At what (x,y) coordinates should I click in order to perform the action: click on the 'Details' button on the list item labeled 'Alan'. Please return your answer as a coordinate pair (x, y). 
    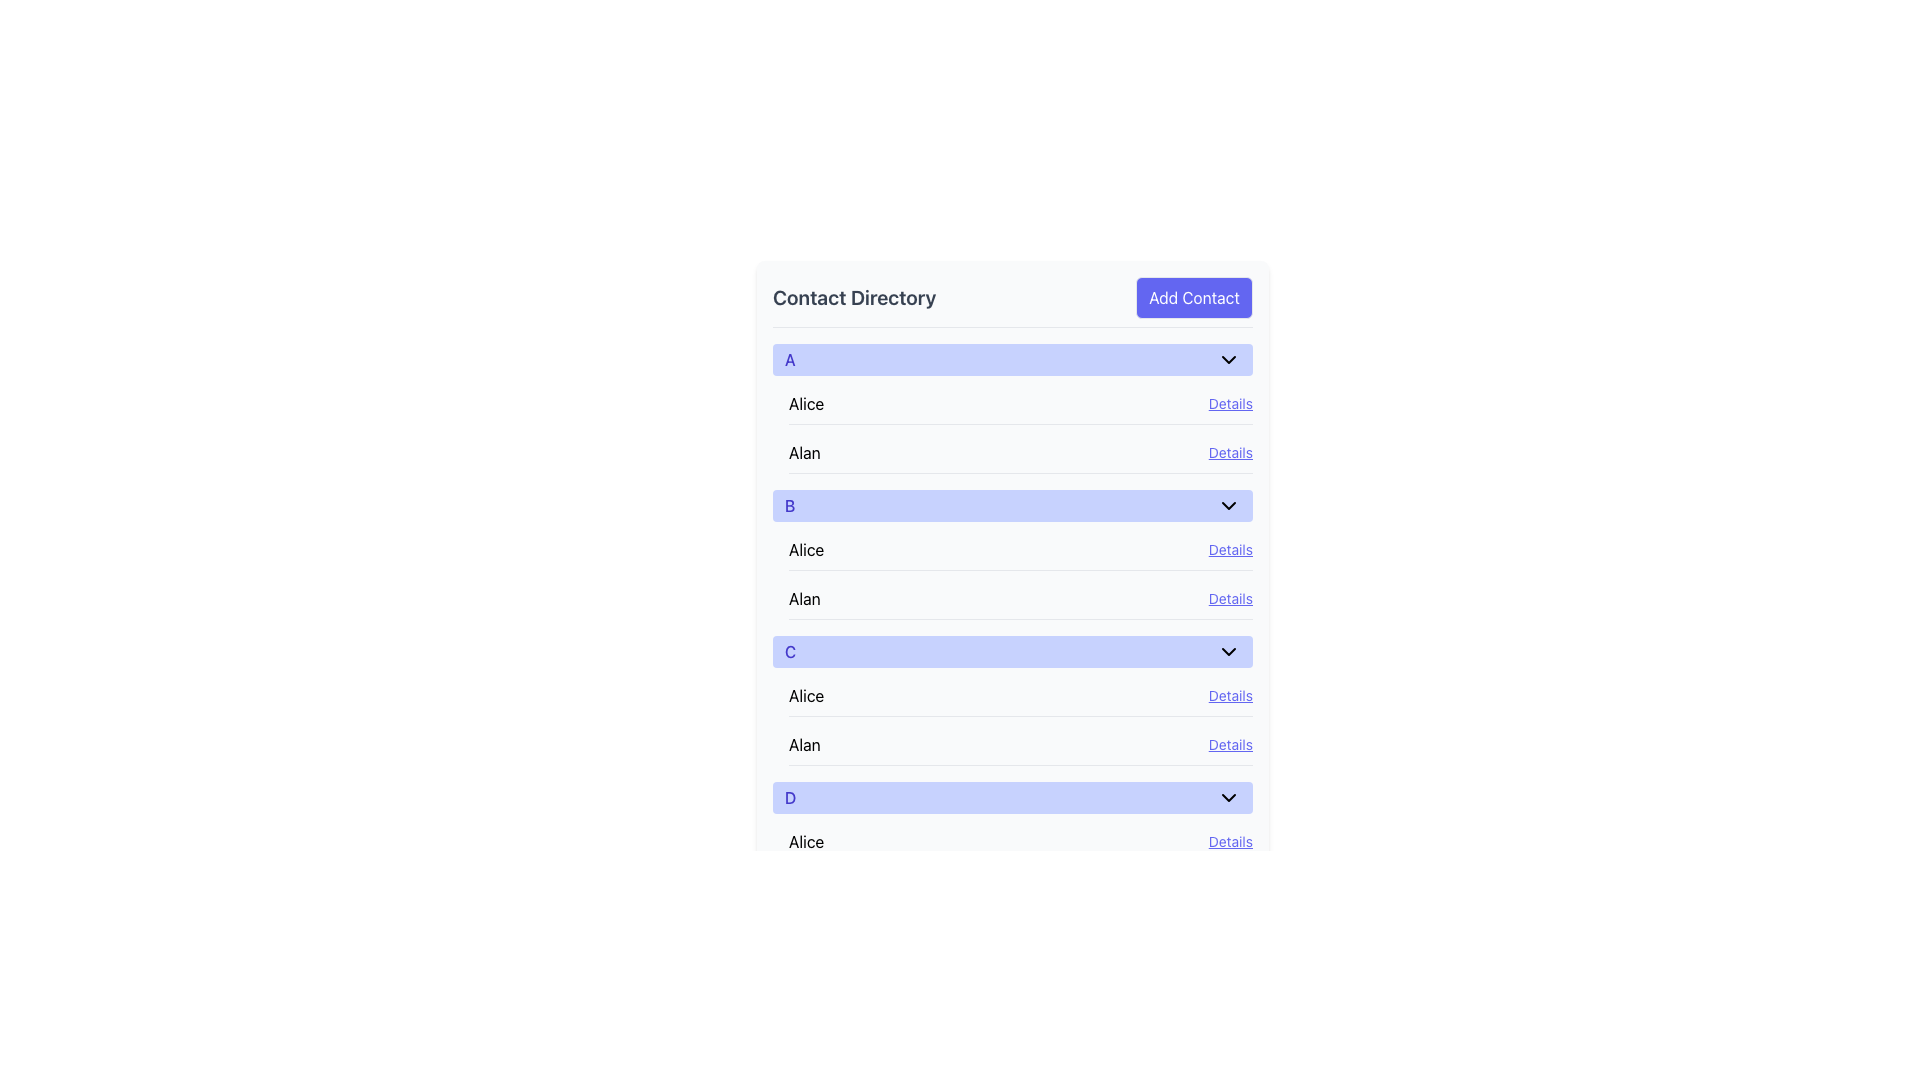
    Looking at the image, I should click on (1021, 744).